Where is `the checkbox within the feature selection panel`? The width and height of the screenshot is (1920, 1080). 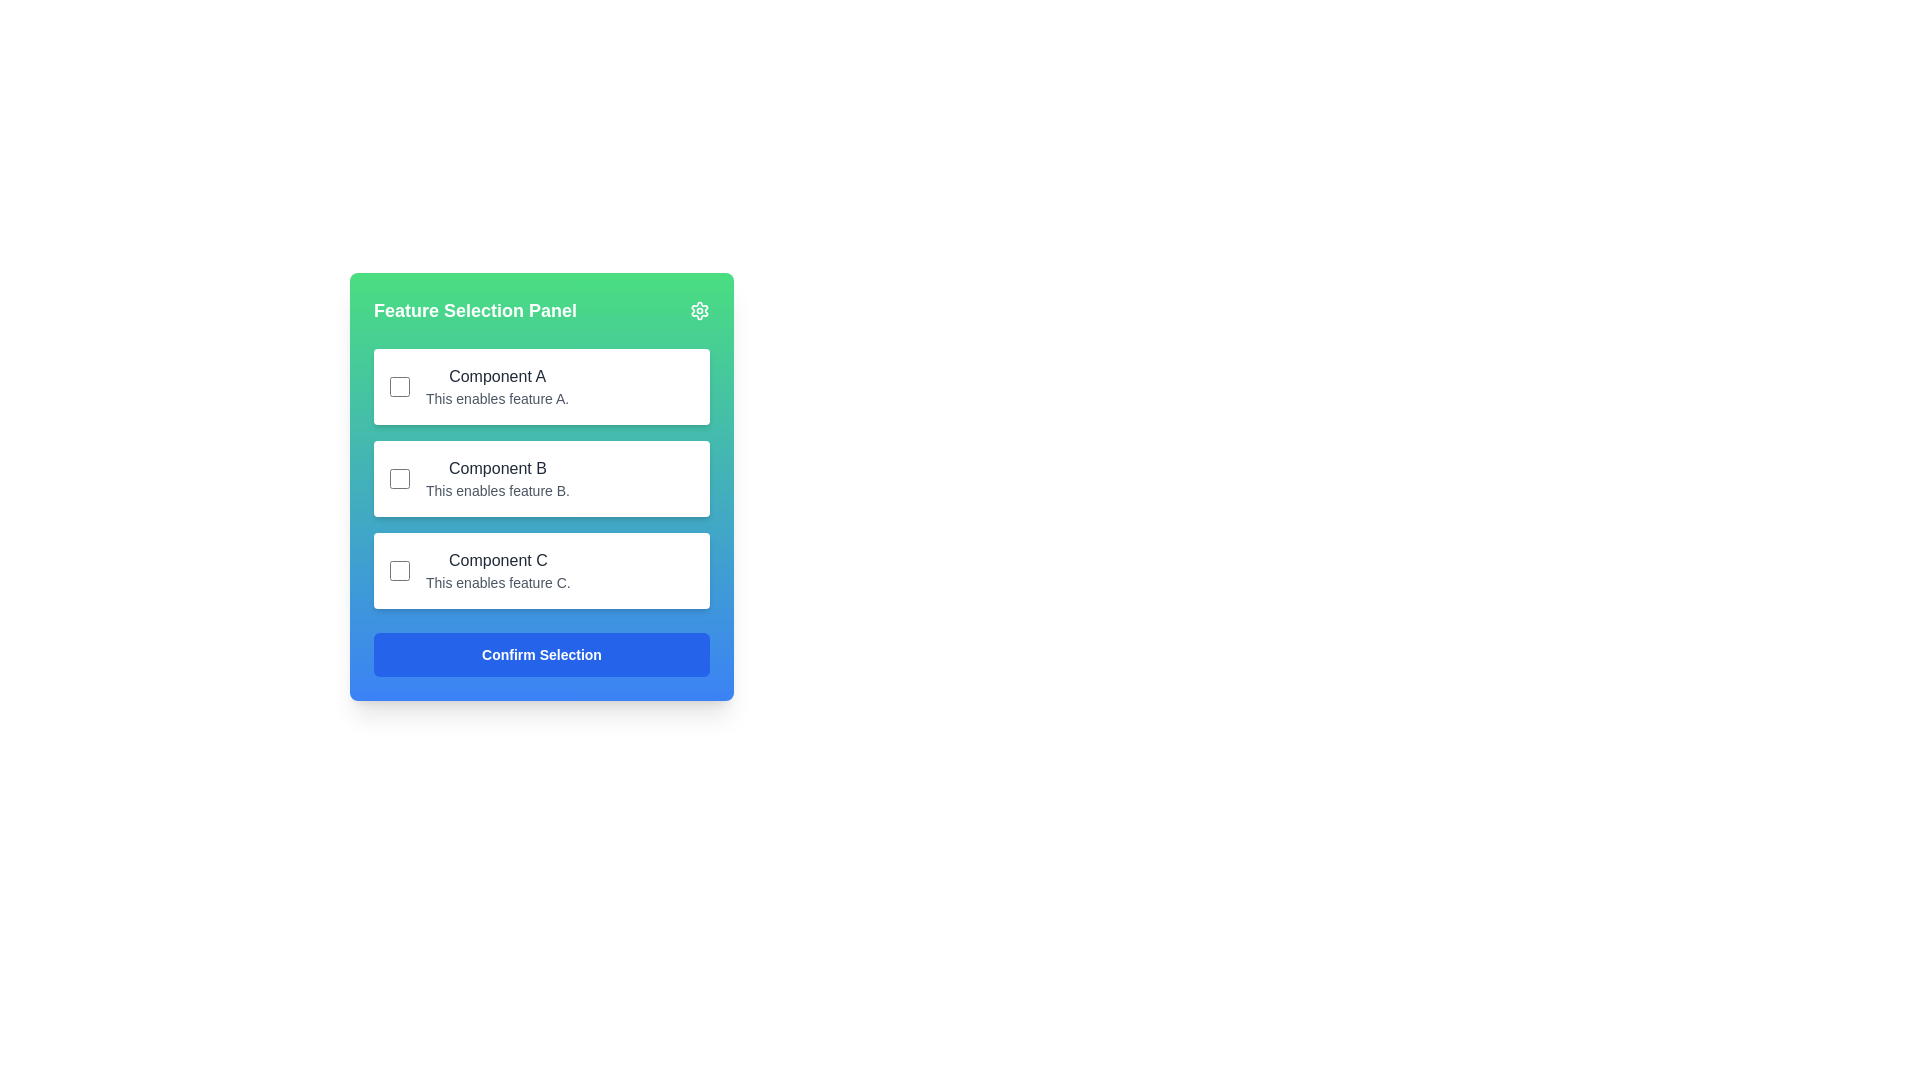 the checkbox within the feature selection panel is located at coordinates (542, 486).